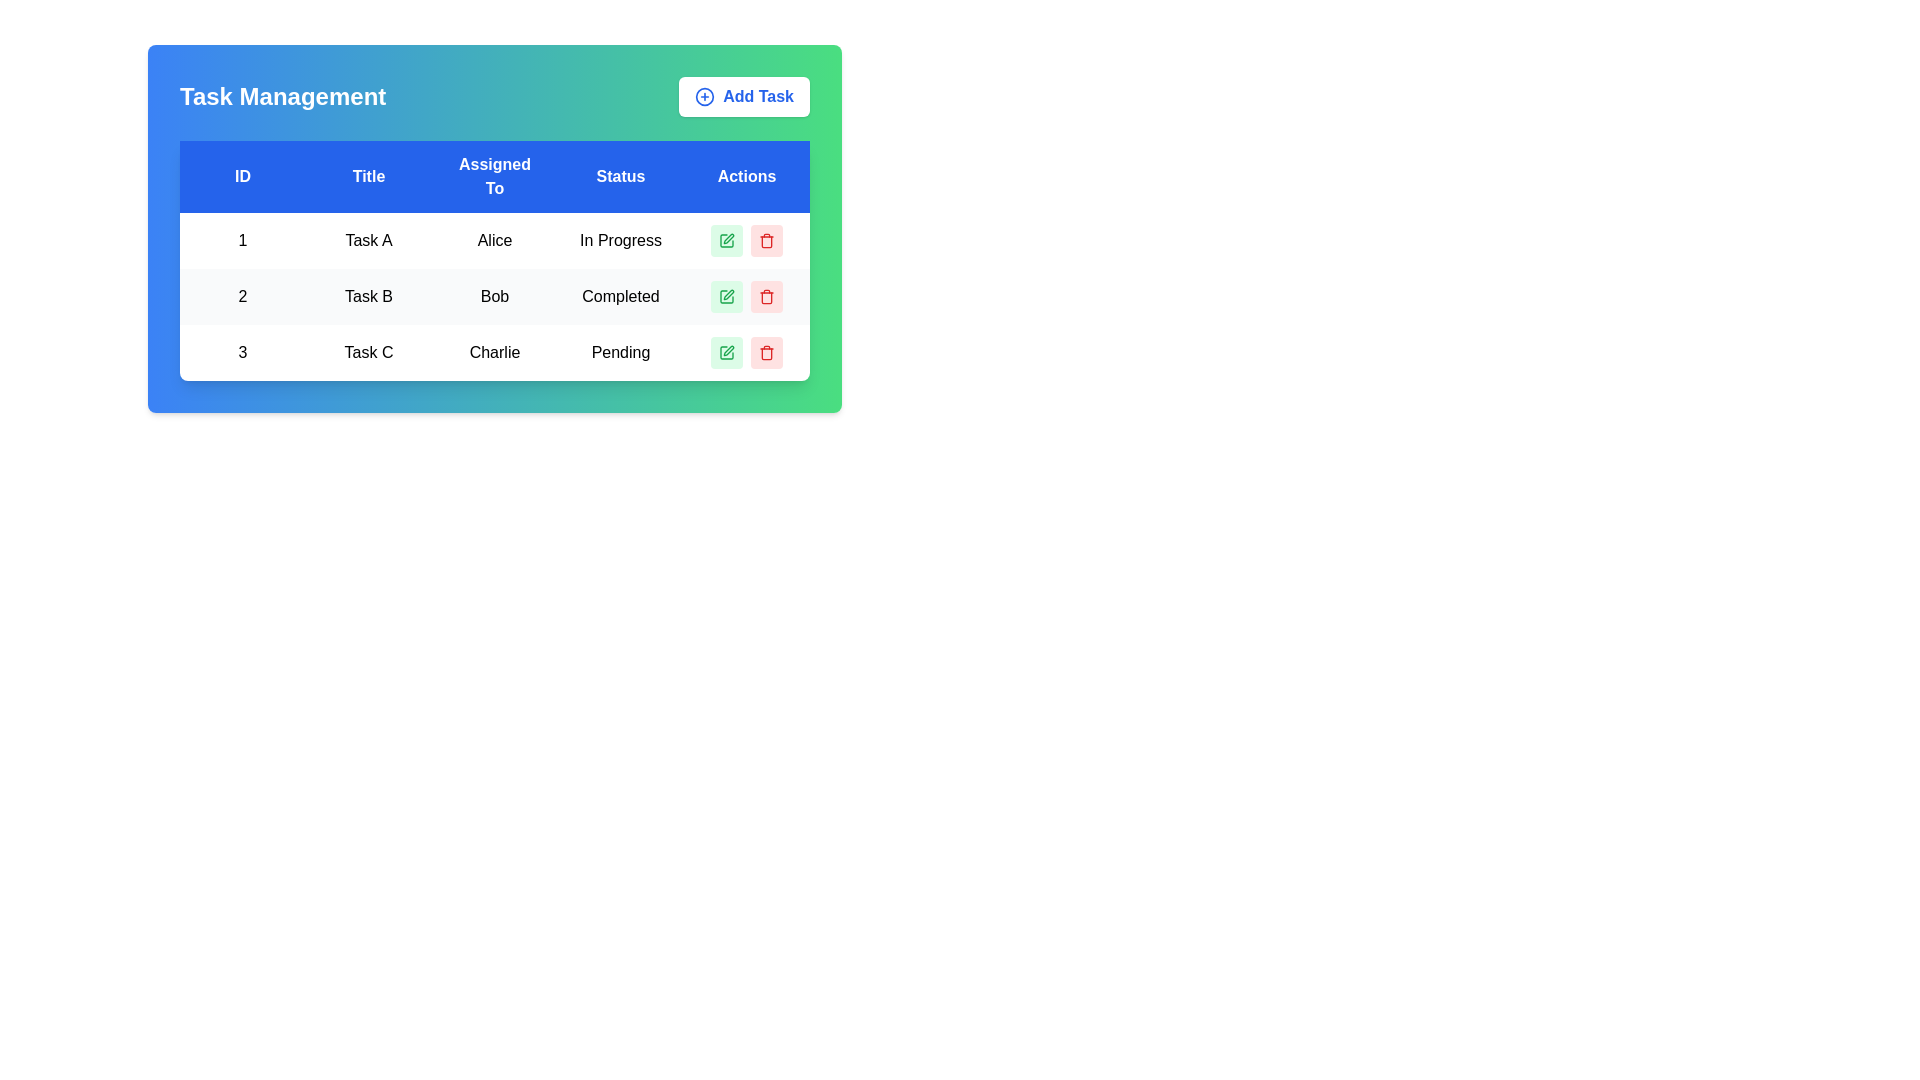 The height and width of the screenshot is (1080, 1920). Describe the element at coordinates (619, 239) in the screenshot. I see `the text label displaying 'In Progress' in the 'Status' column of the status table for 'Task A' assigned to 'Alice'` at that location.